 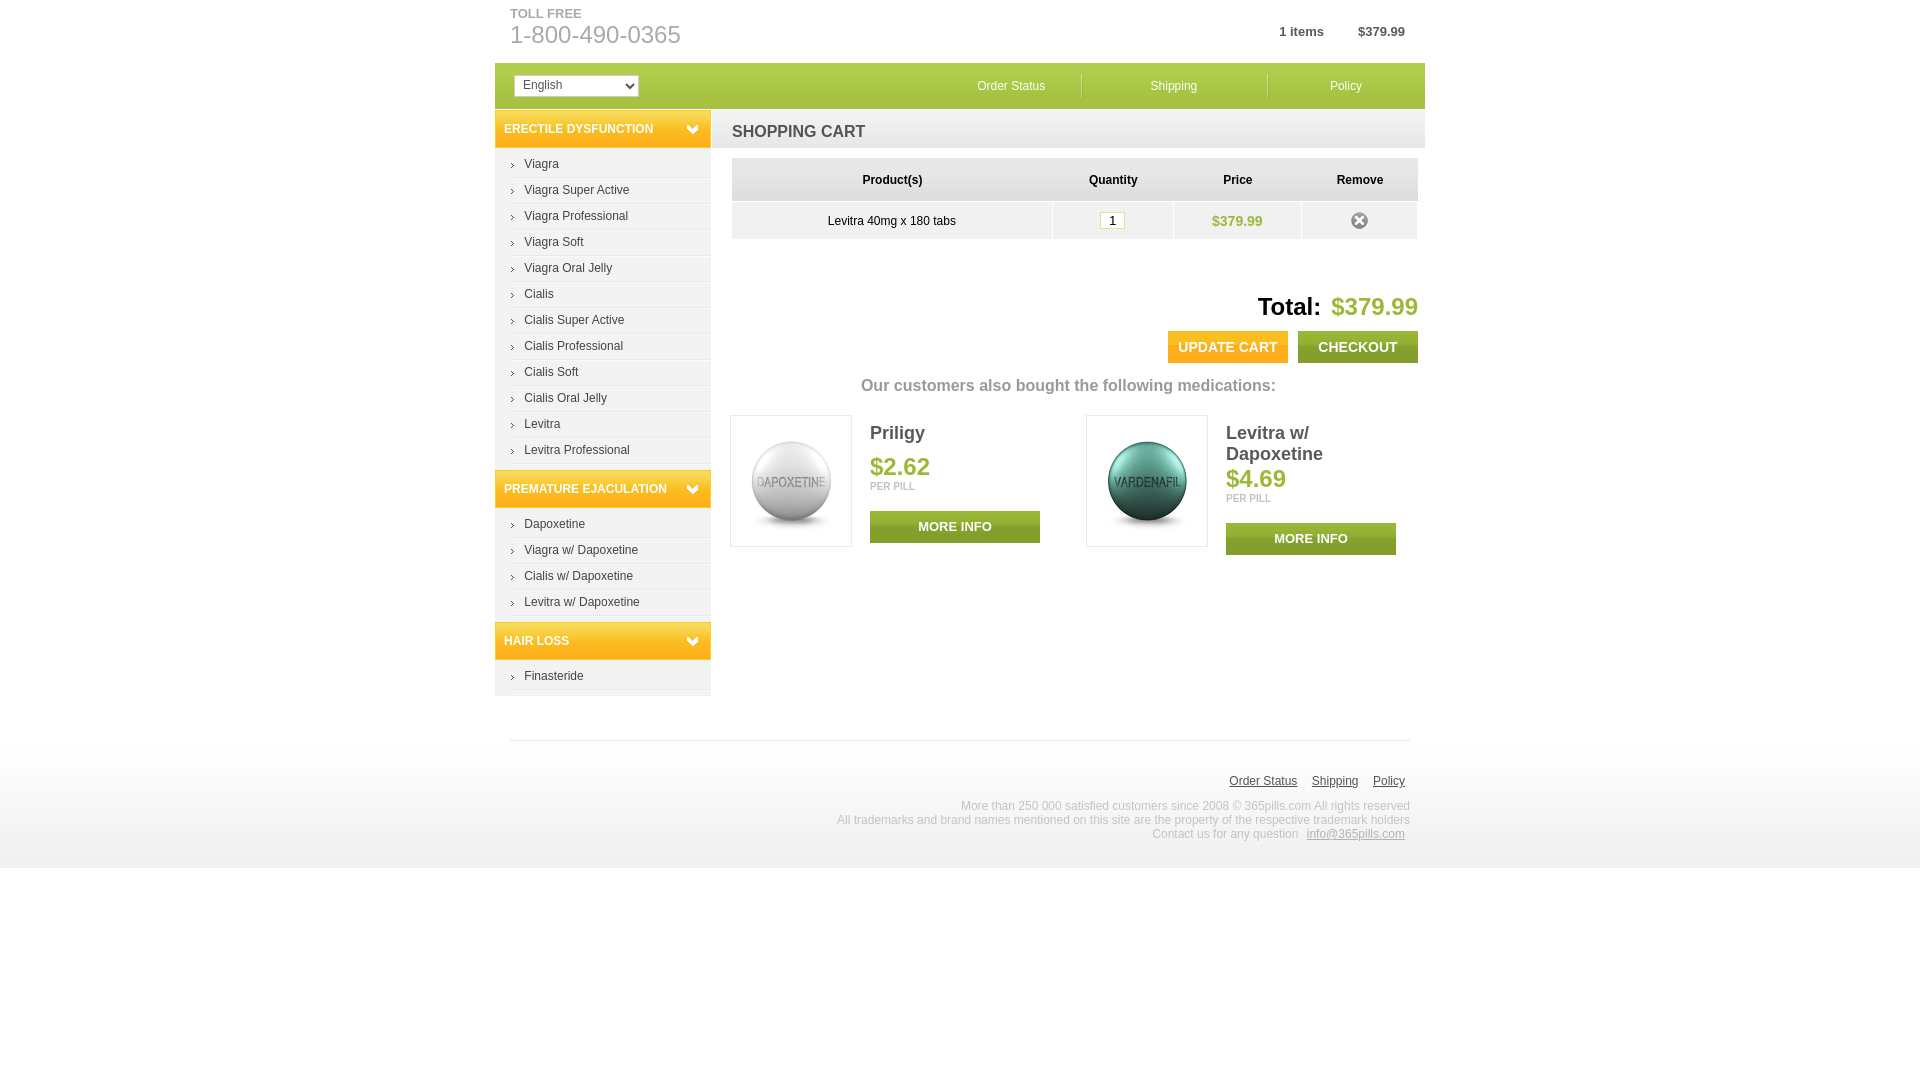 I want to click on 'Viagra w/ Dapoxetine', so click(x=579, y=550).